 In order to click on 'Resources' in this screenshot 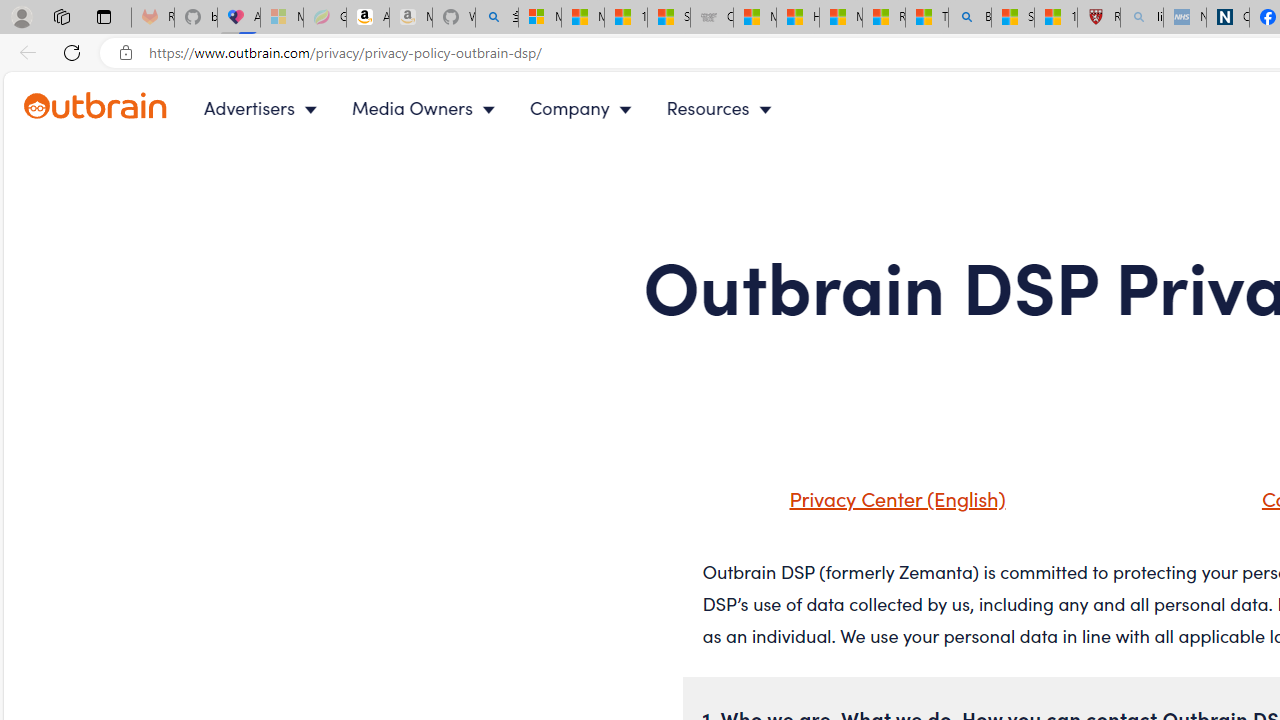, I will do `click(722, 108)`.